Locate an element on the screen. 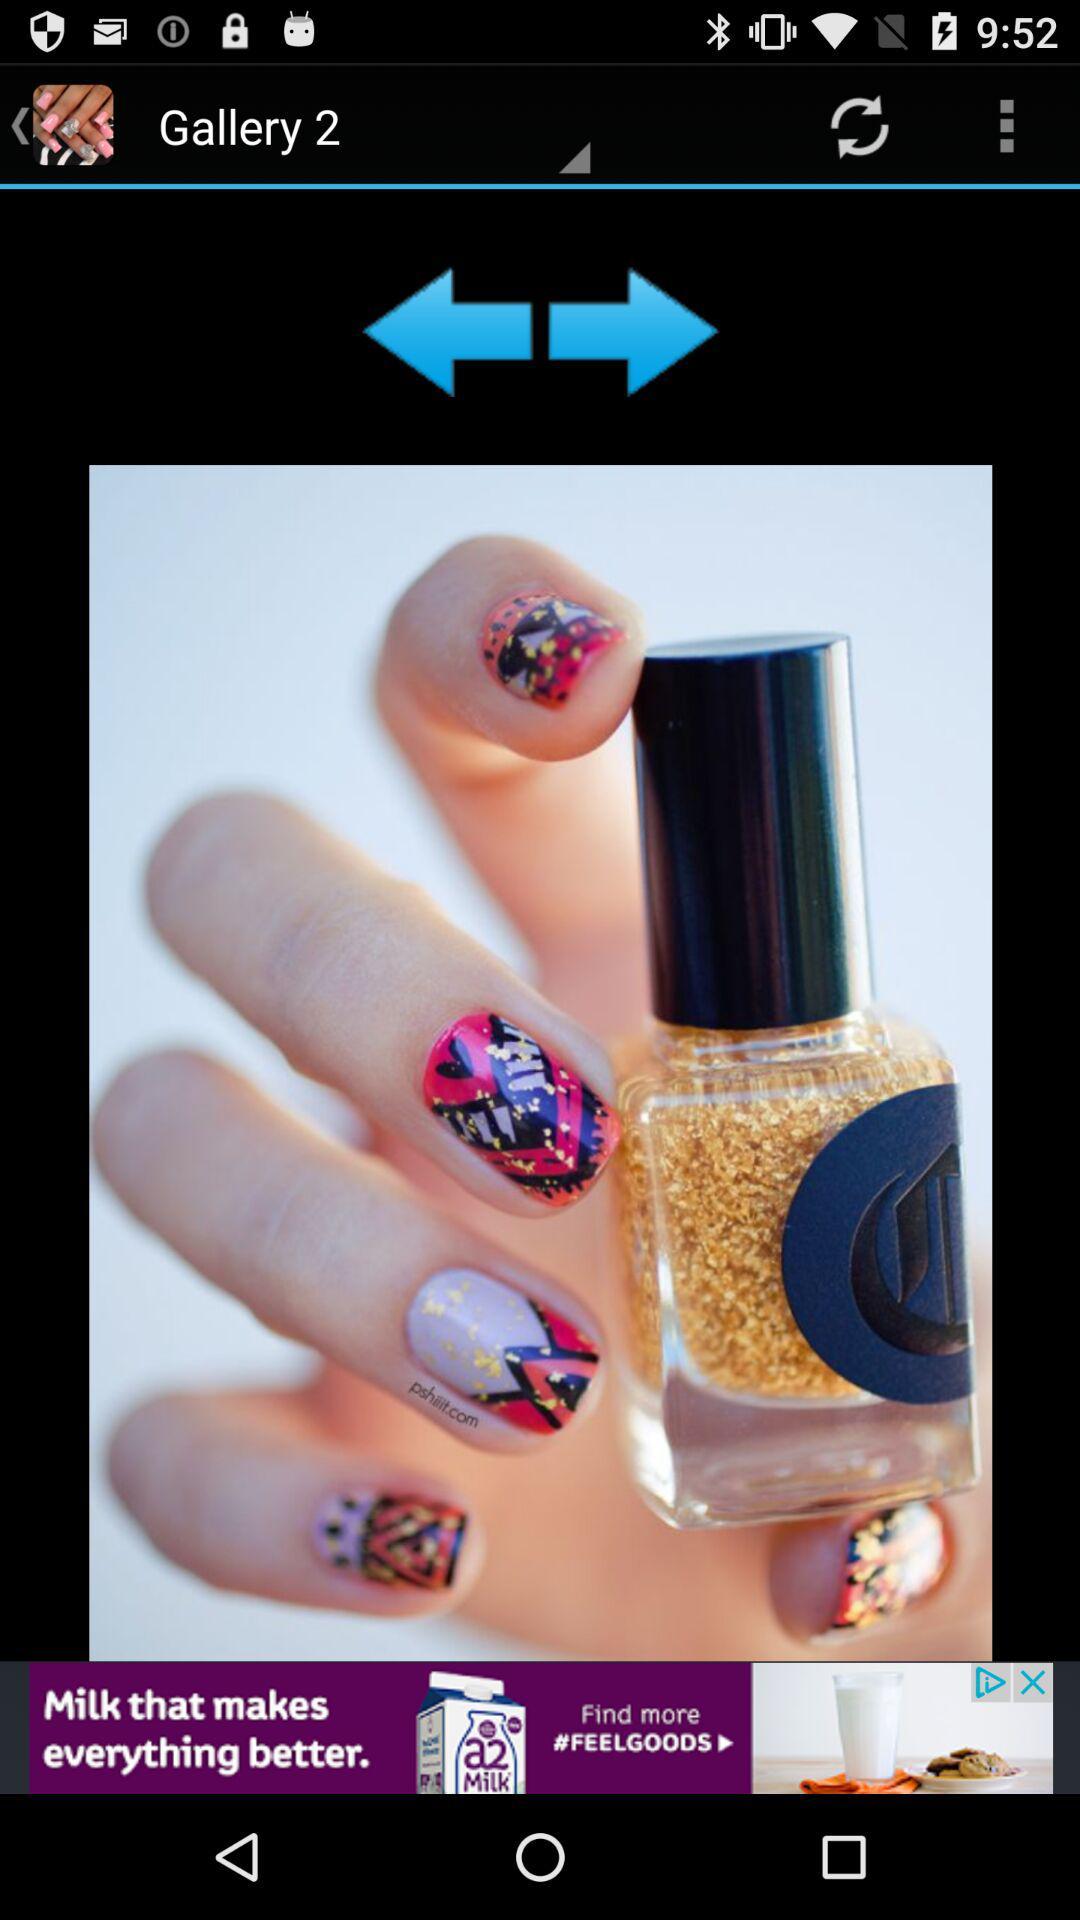 The image size is (1080, 1920). screen advertisement is located at coordinates (540, 924).